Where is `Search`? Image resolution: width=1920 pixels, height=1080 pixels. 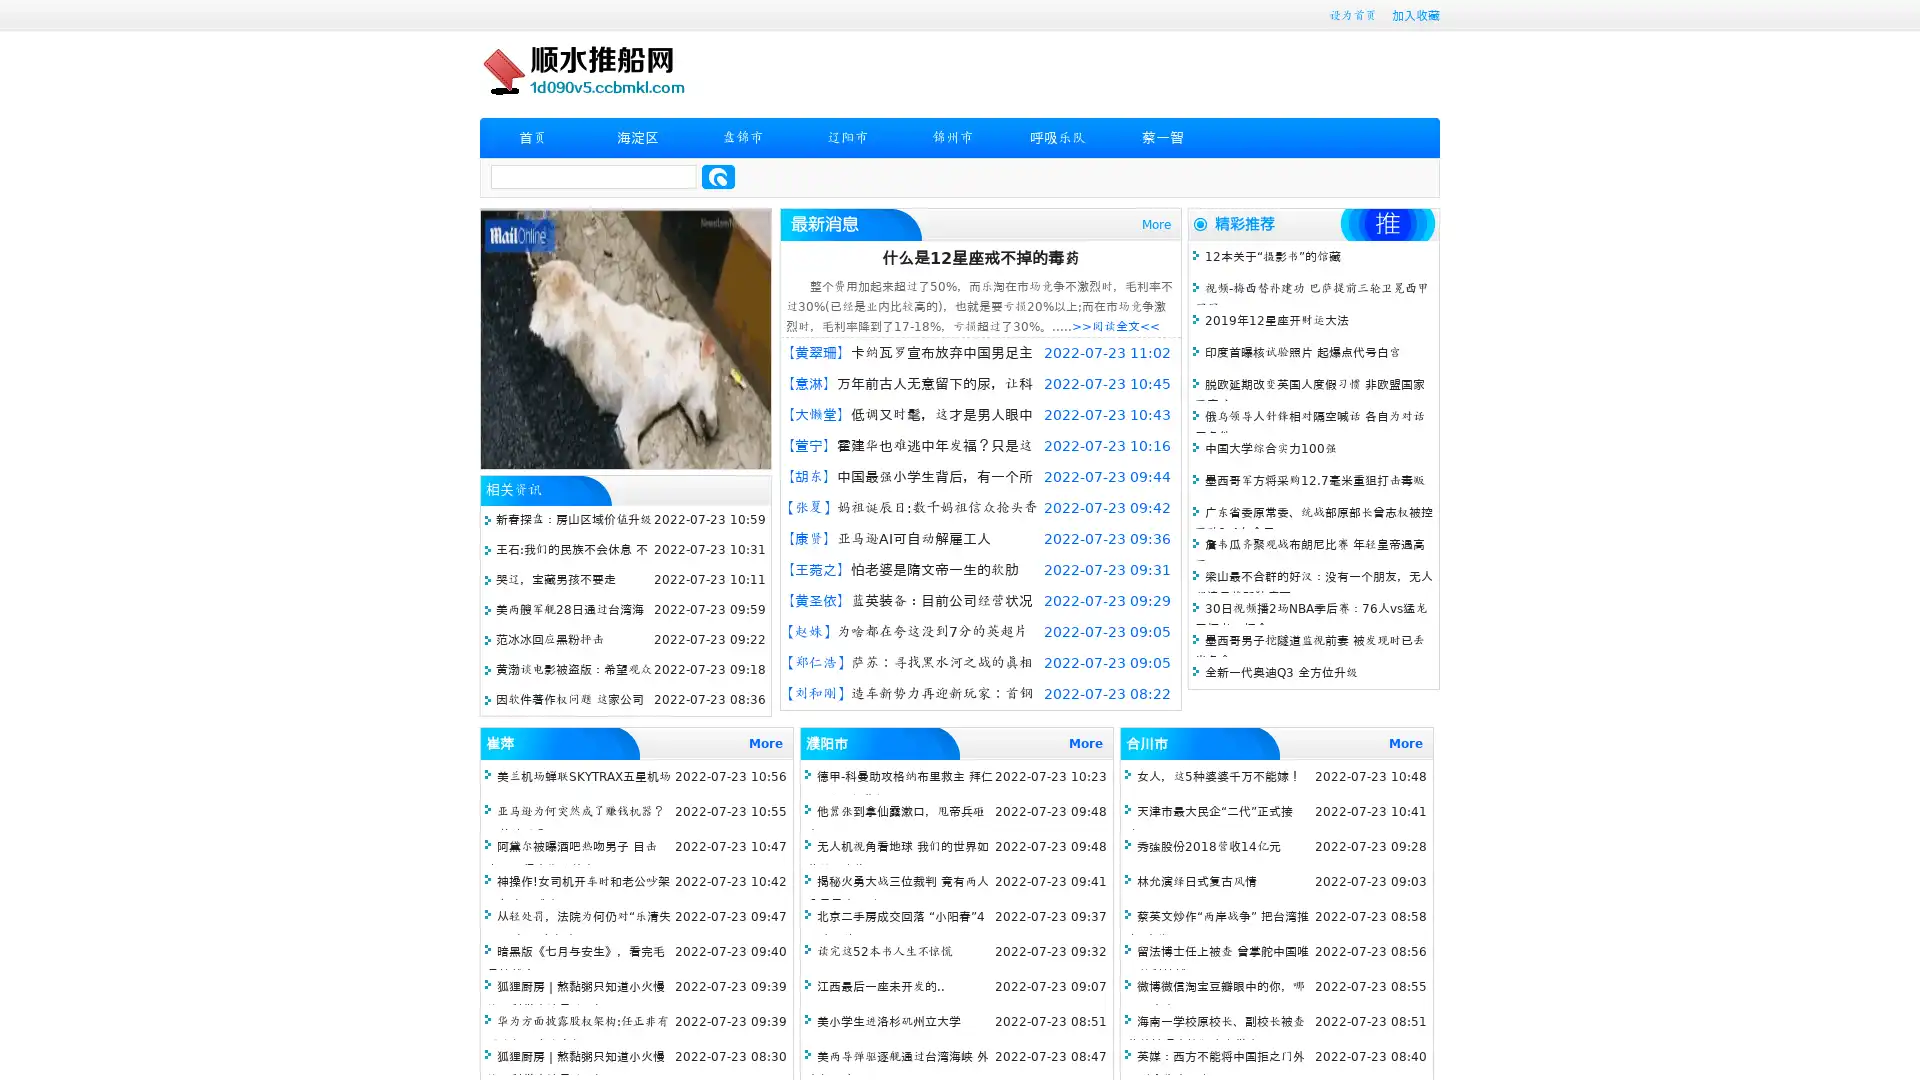 Search is located at coordinates (718, 176).